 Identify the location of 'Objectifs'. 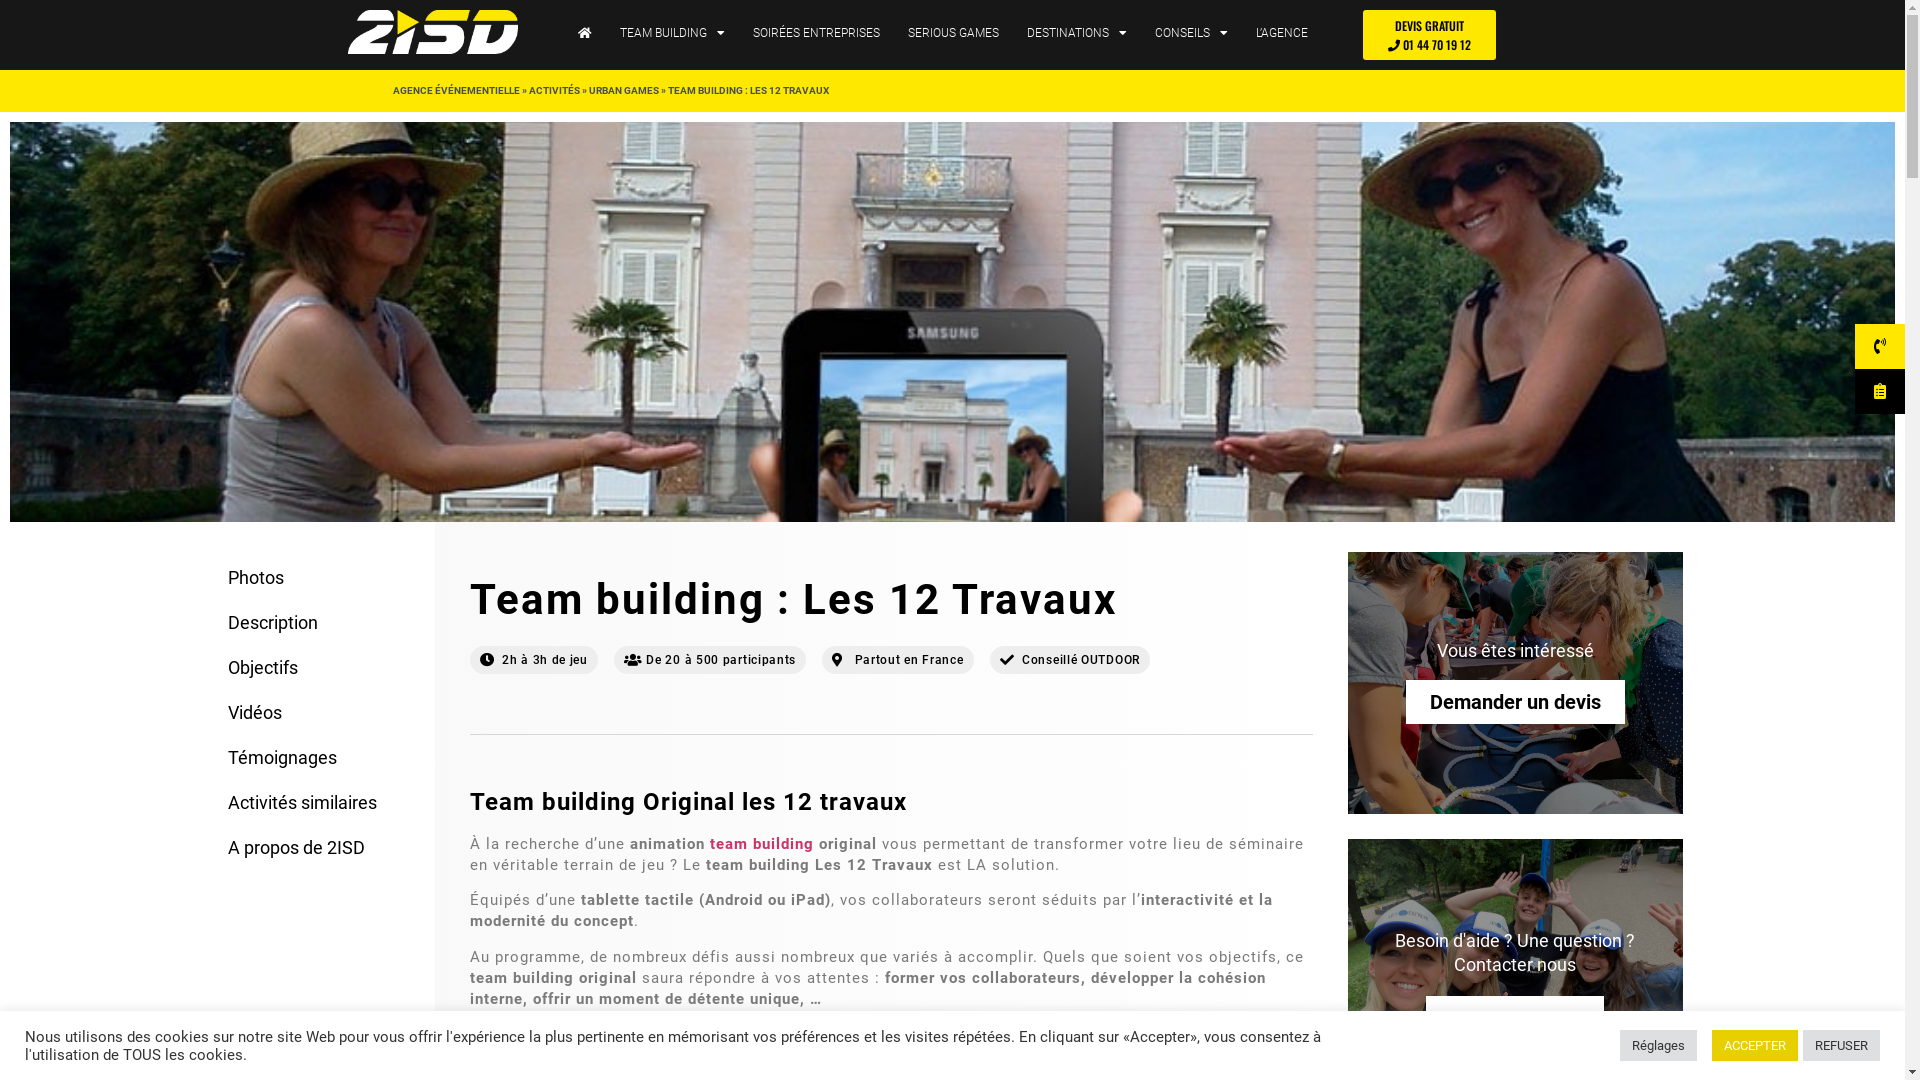
(221, 667).